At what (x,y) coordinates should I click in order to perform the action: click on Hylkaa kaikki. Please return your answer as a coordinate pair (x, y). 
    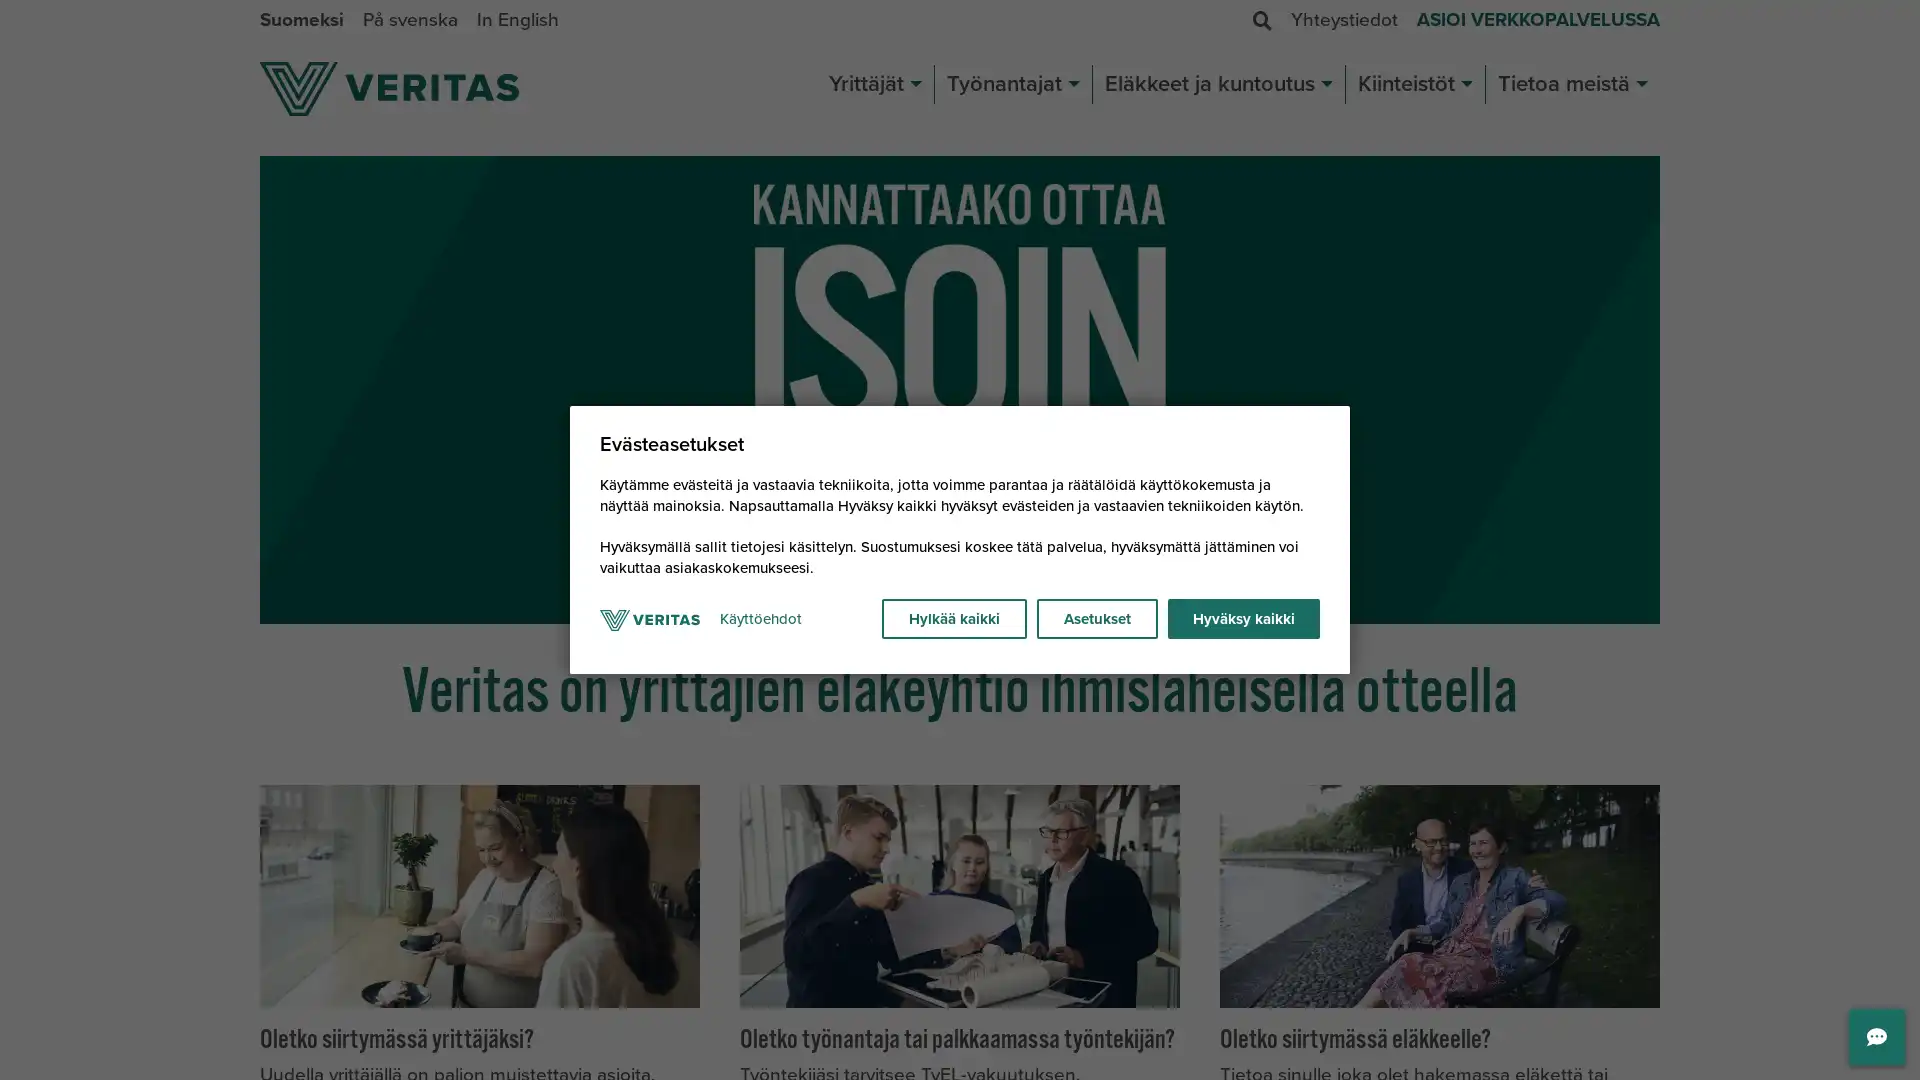
    Looking at the image, I should click on (953, 617).